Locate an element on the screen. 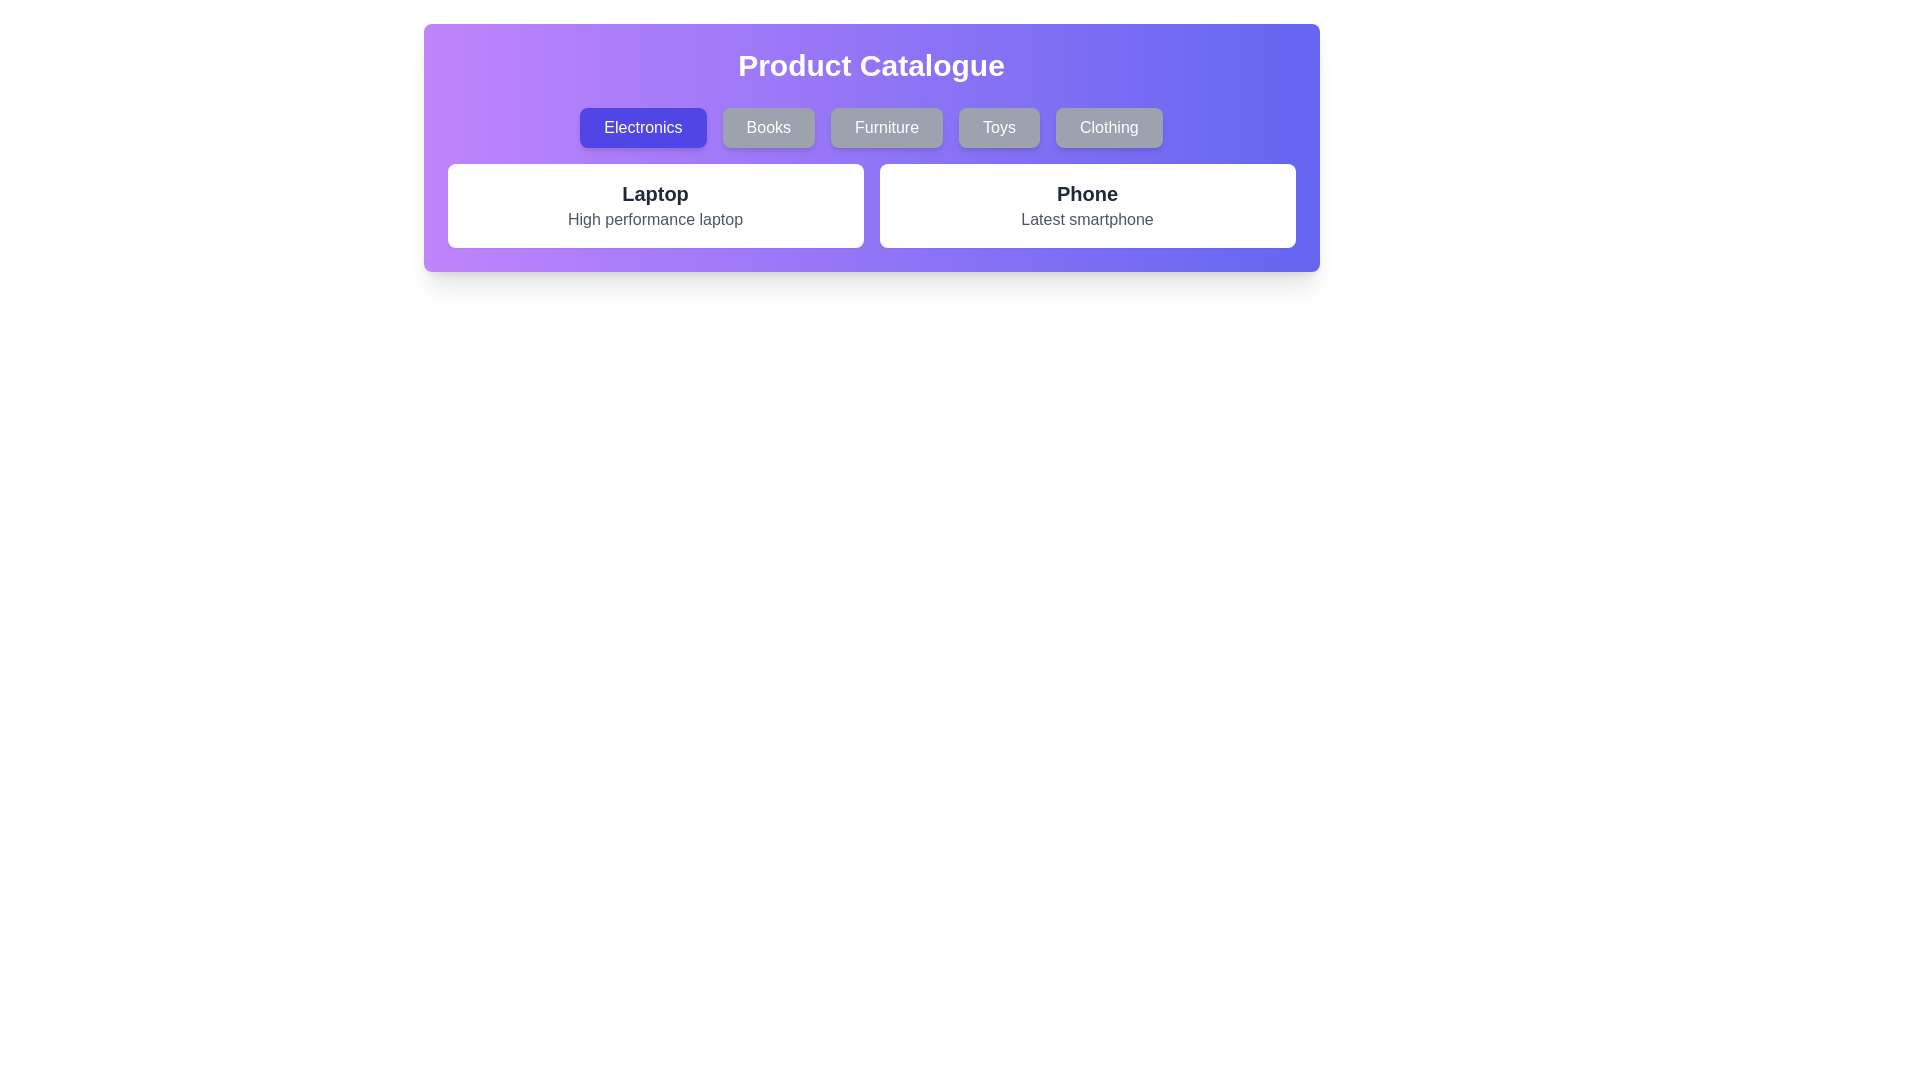  the category button labeled Clothing to filter products is located at coordinates (1107, 127).